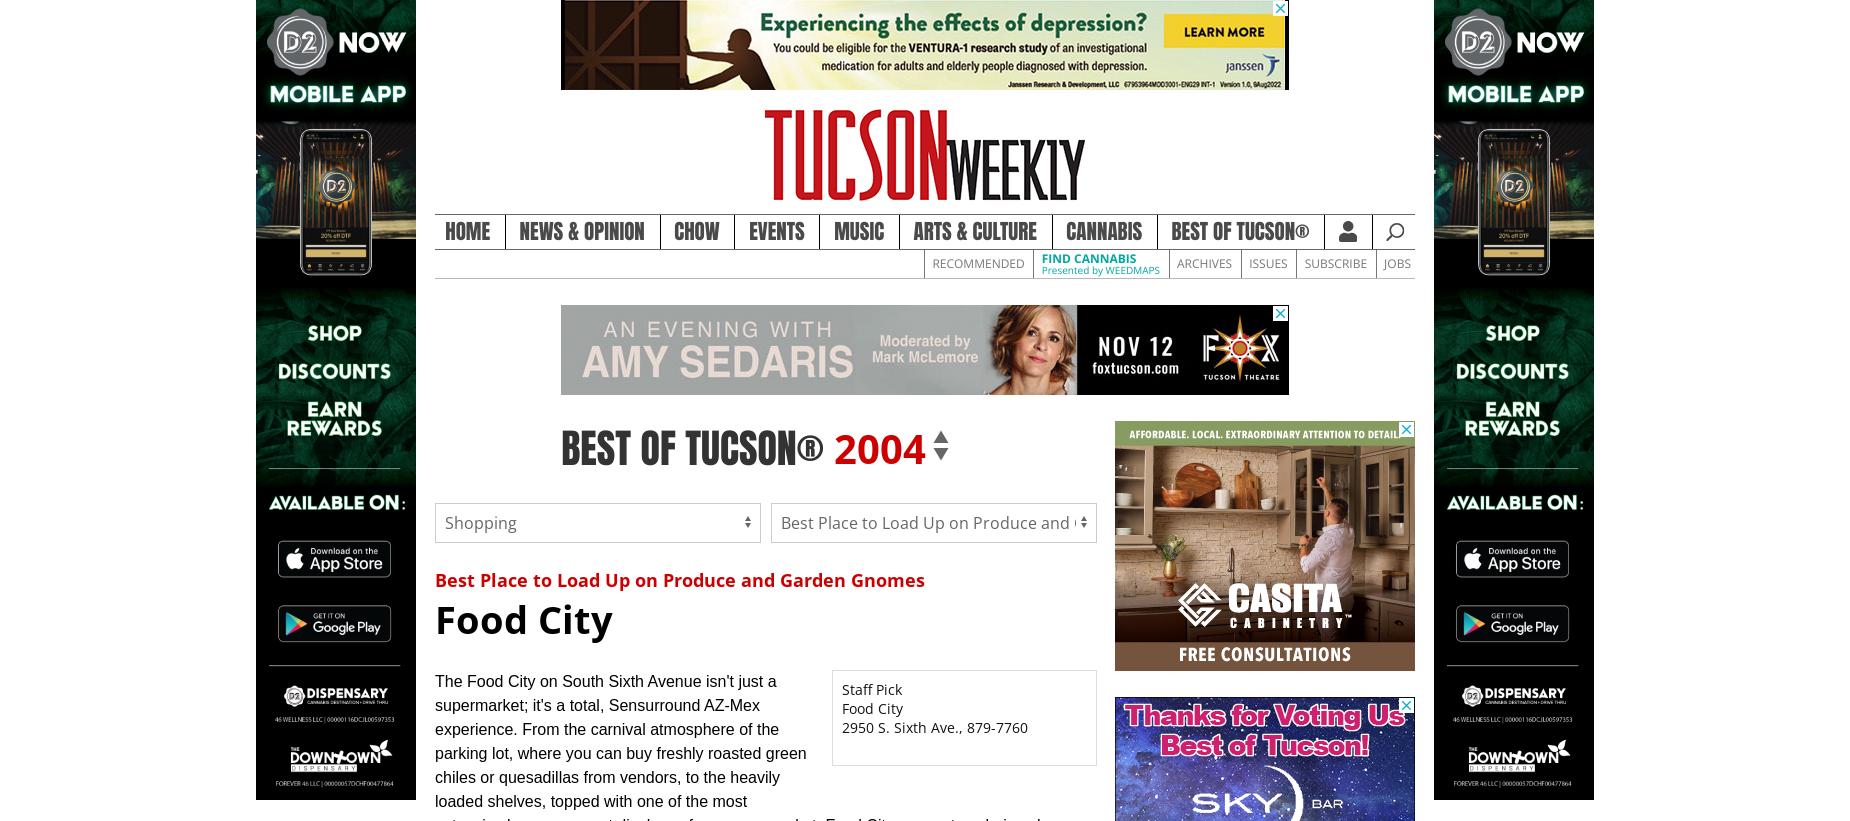  I want to click on 'Home', so click(467, 231).